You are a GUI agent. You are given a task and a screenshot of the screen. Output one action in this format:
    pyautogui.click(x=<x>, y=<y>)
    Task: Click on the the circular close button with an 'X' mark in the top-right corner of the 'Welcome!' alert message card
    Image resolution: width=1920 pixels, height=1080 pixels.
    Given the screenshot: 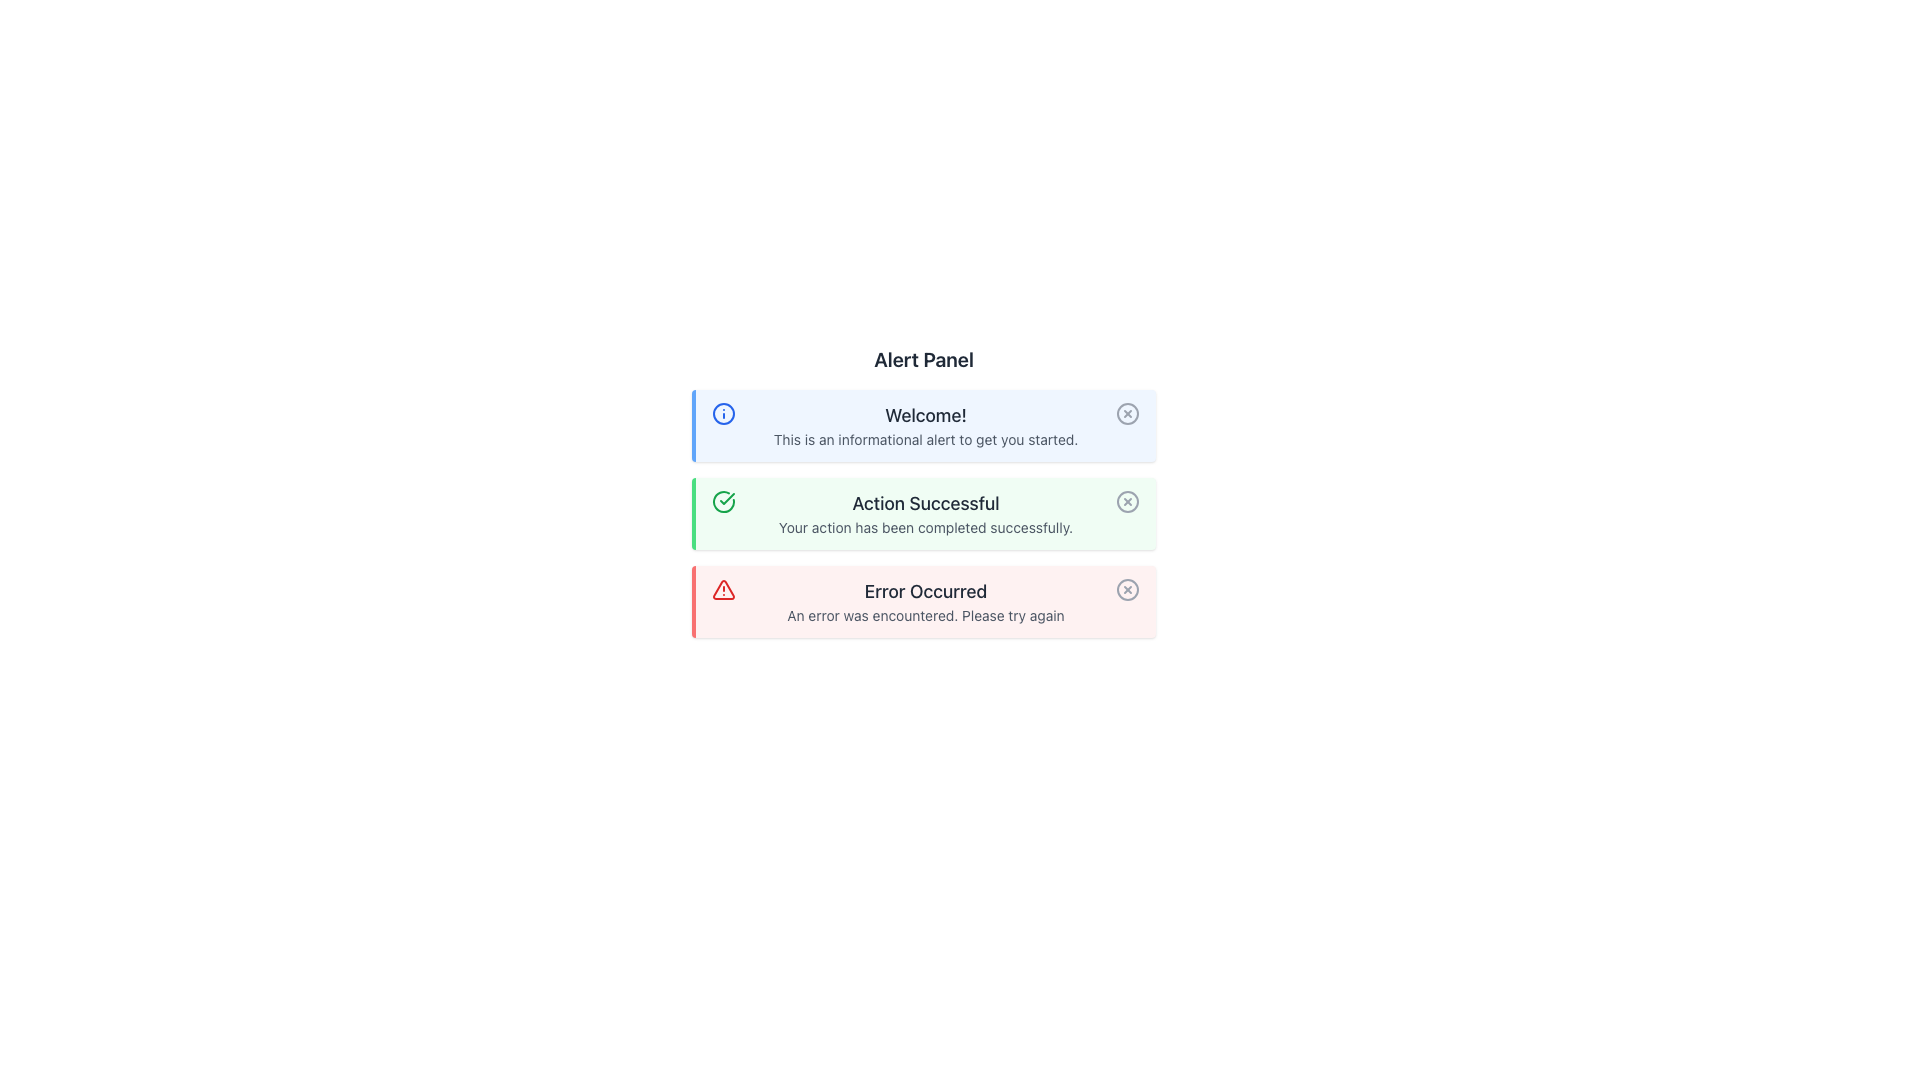 What is the action you would take?
    pyautogui.click(x=1128, y=412)
    